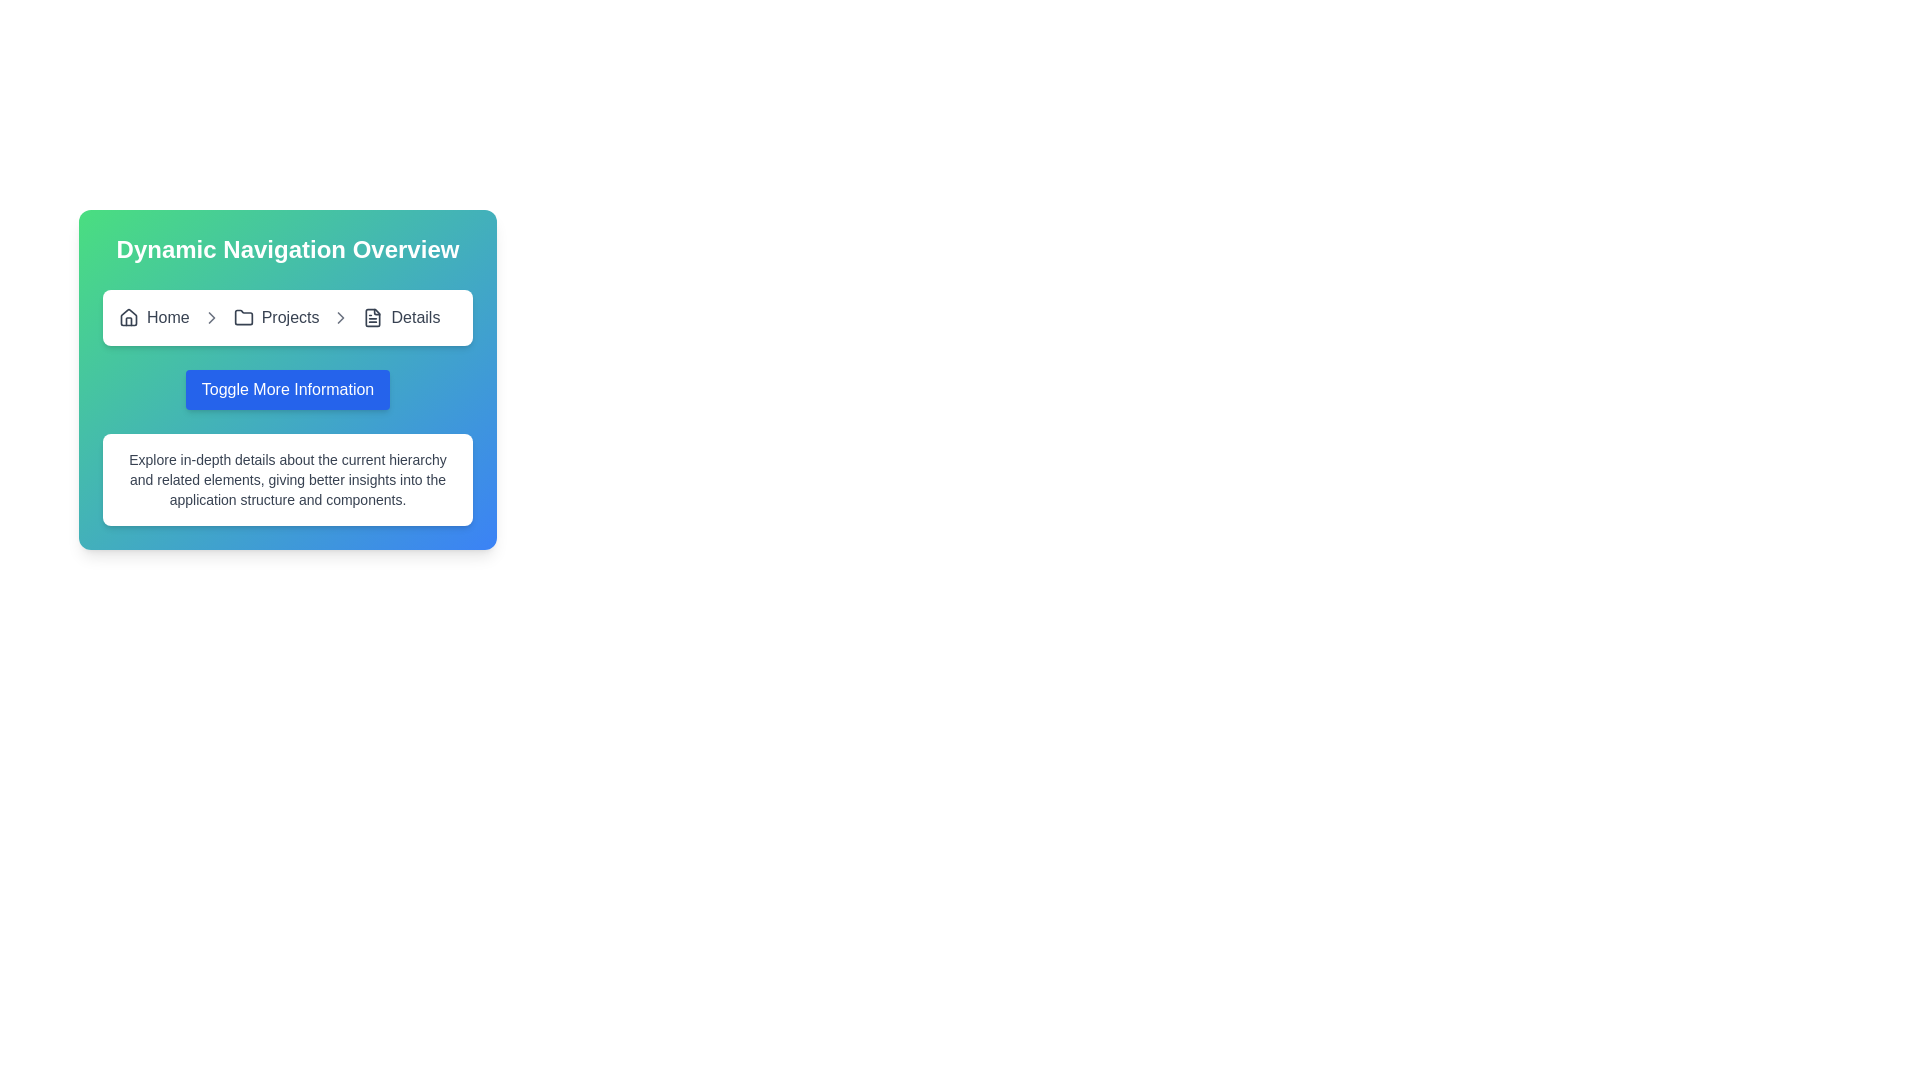 This screenshot has height=1080, width=1920. What do you see at coordinates (341, 316) in the screenshot?
I see `the visual appearance of the right-pointing chevron icon styled as an arrow in the breadcrumb navigation bar, located between 'Projects' and 'Details'` at bounding box center [341, 316].